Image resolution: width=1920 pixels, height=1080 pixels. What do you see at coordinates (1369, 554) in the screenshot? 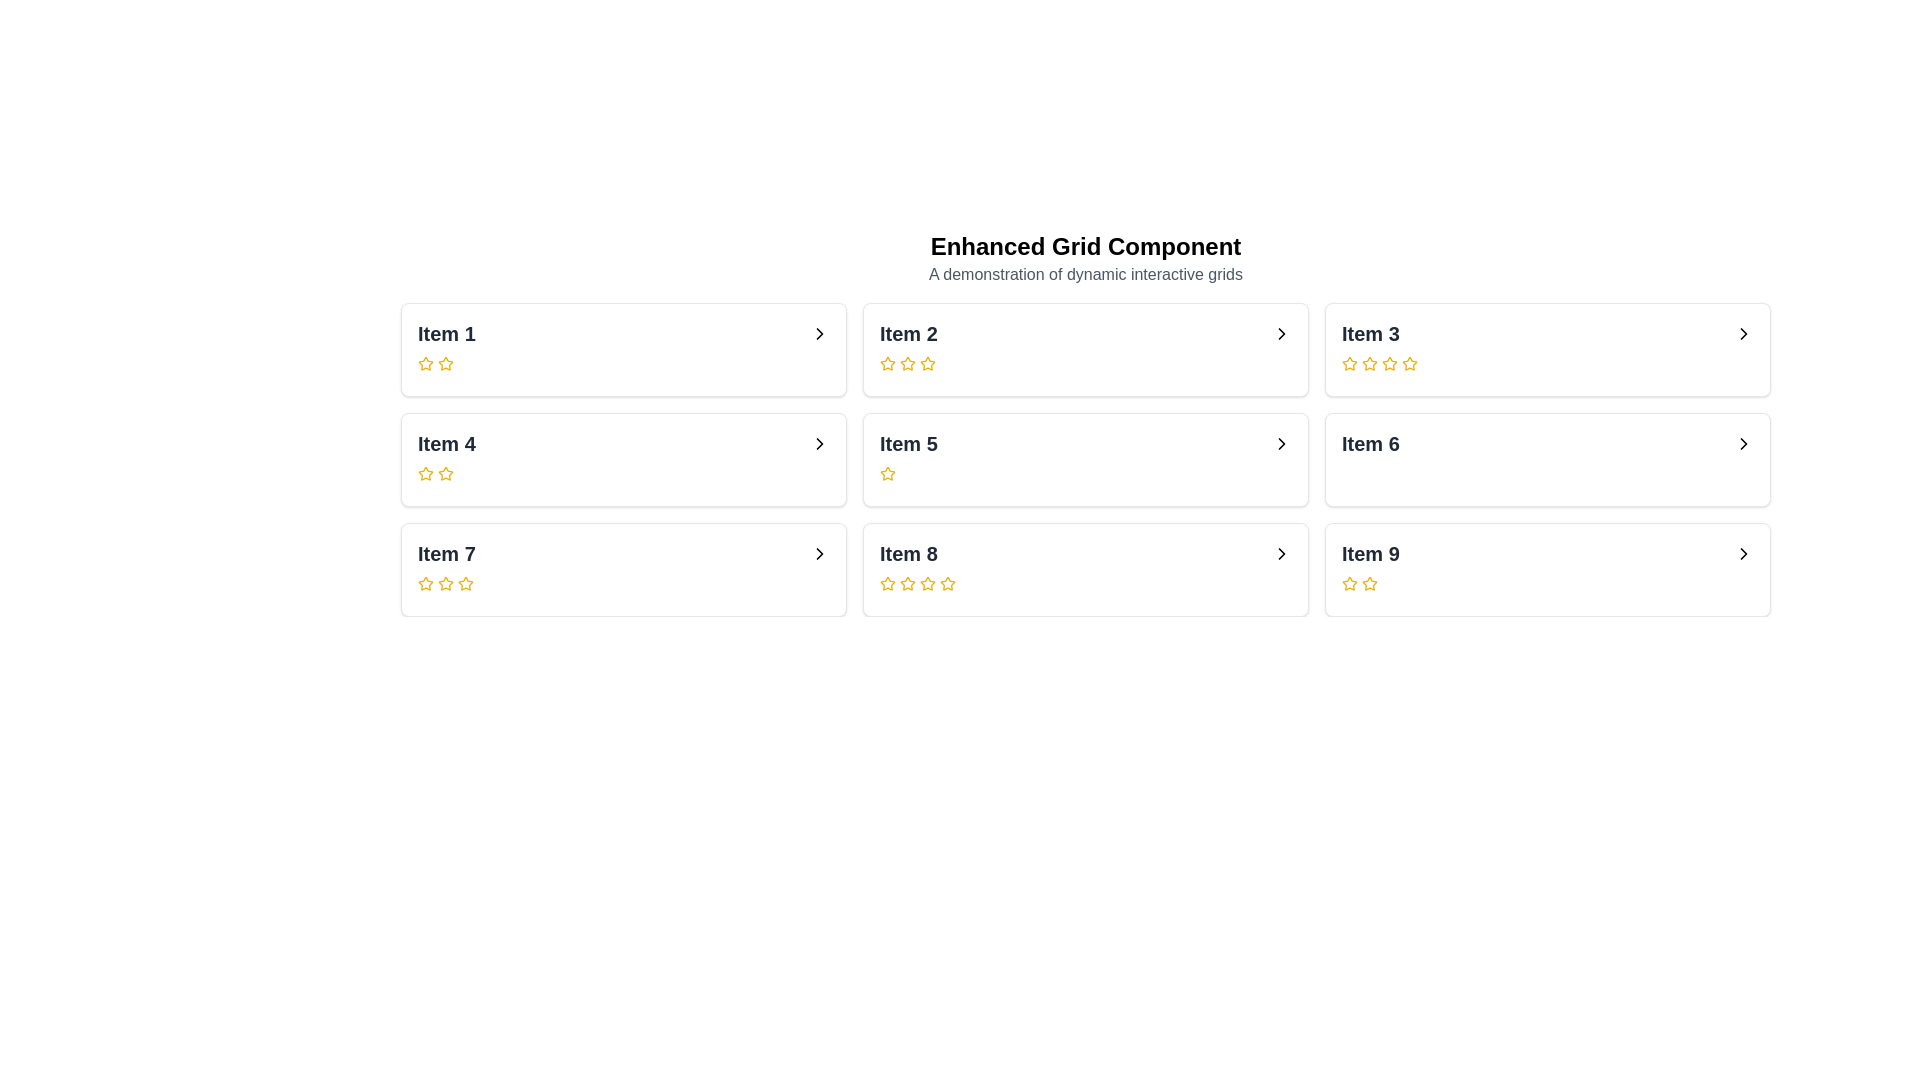
I see `the text label displaying 'Item 9', which is styled with a bold, larger font in dark gray color, located in the bottom-right corner of the layout, adjacent to a right arrow icon` at bounding box center [1369, 554].